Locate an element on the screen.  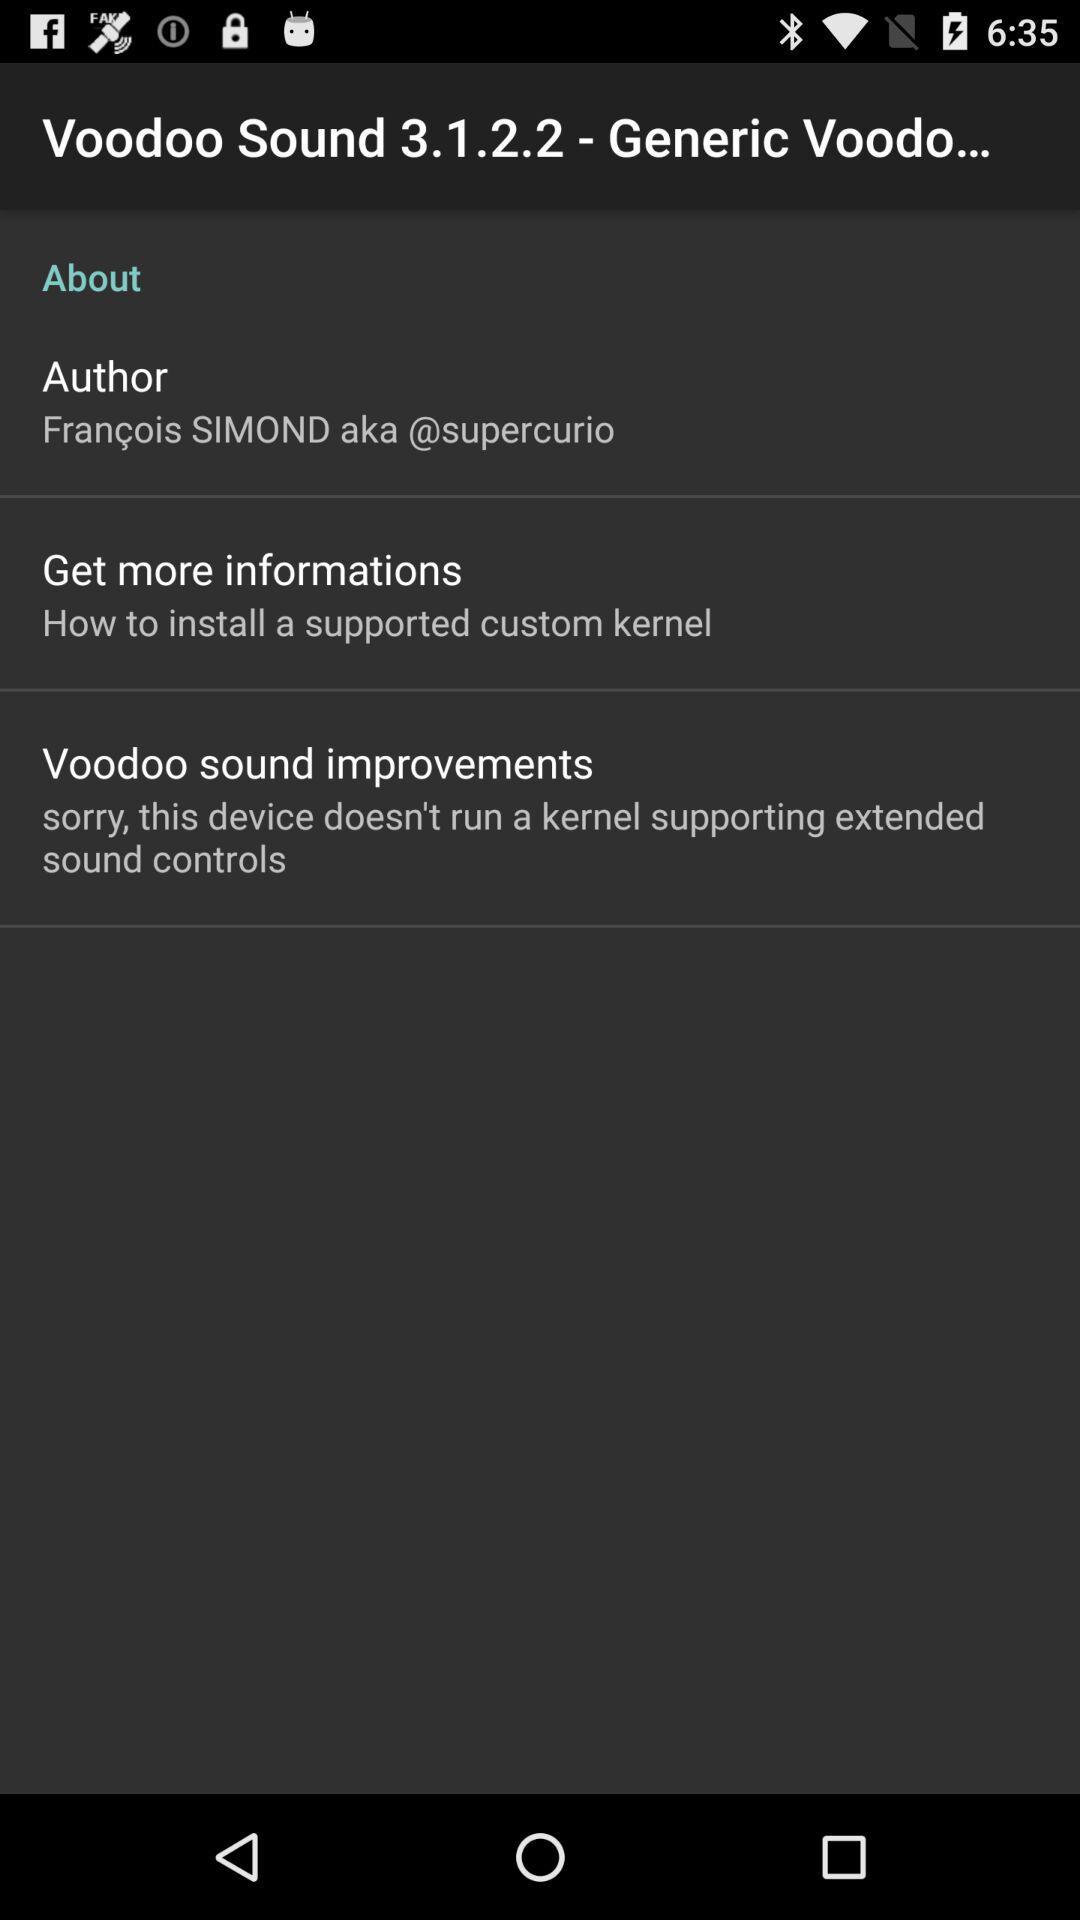
the icon below the voodoo sound 3 is located at coordinates (540, 254).